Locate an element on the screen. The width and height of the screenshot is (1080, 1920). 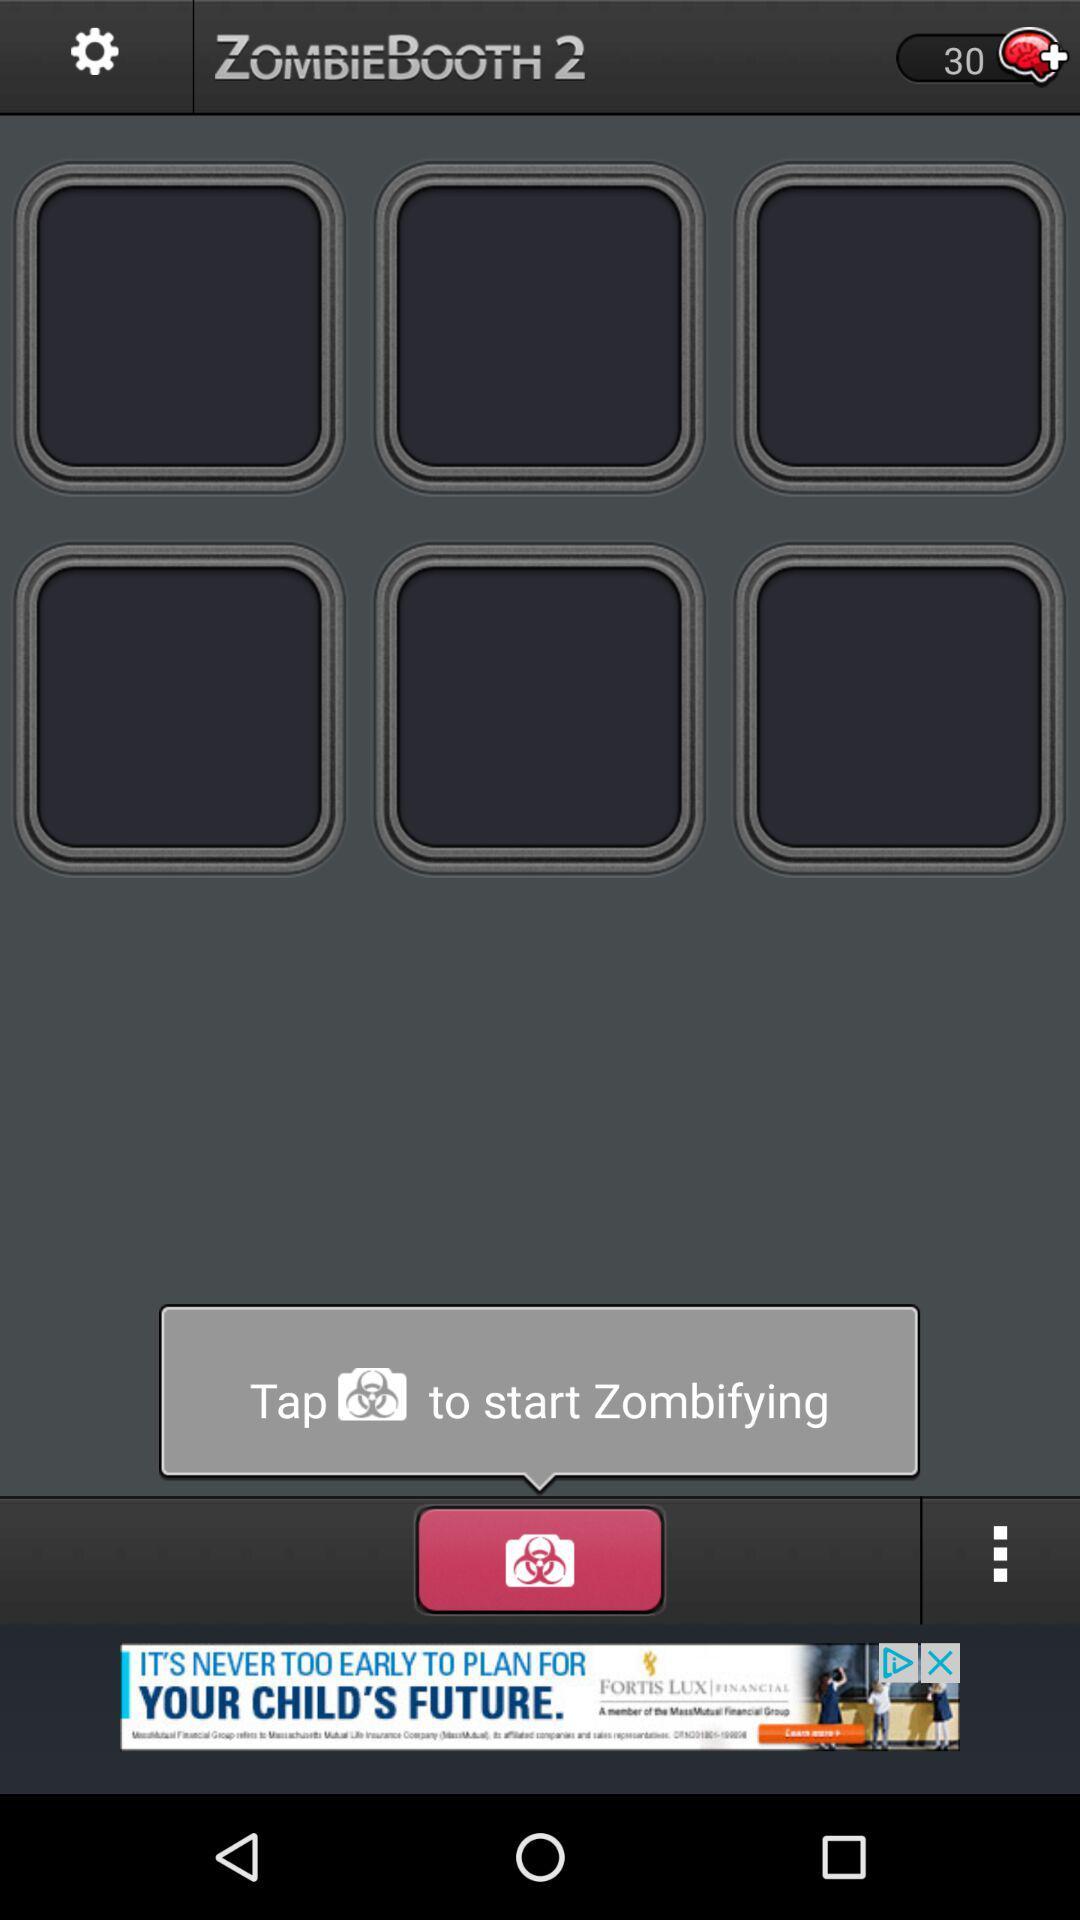
menu is located at coordinates (540, 1559).